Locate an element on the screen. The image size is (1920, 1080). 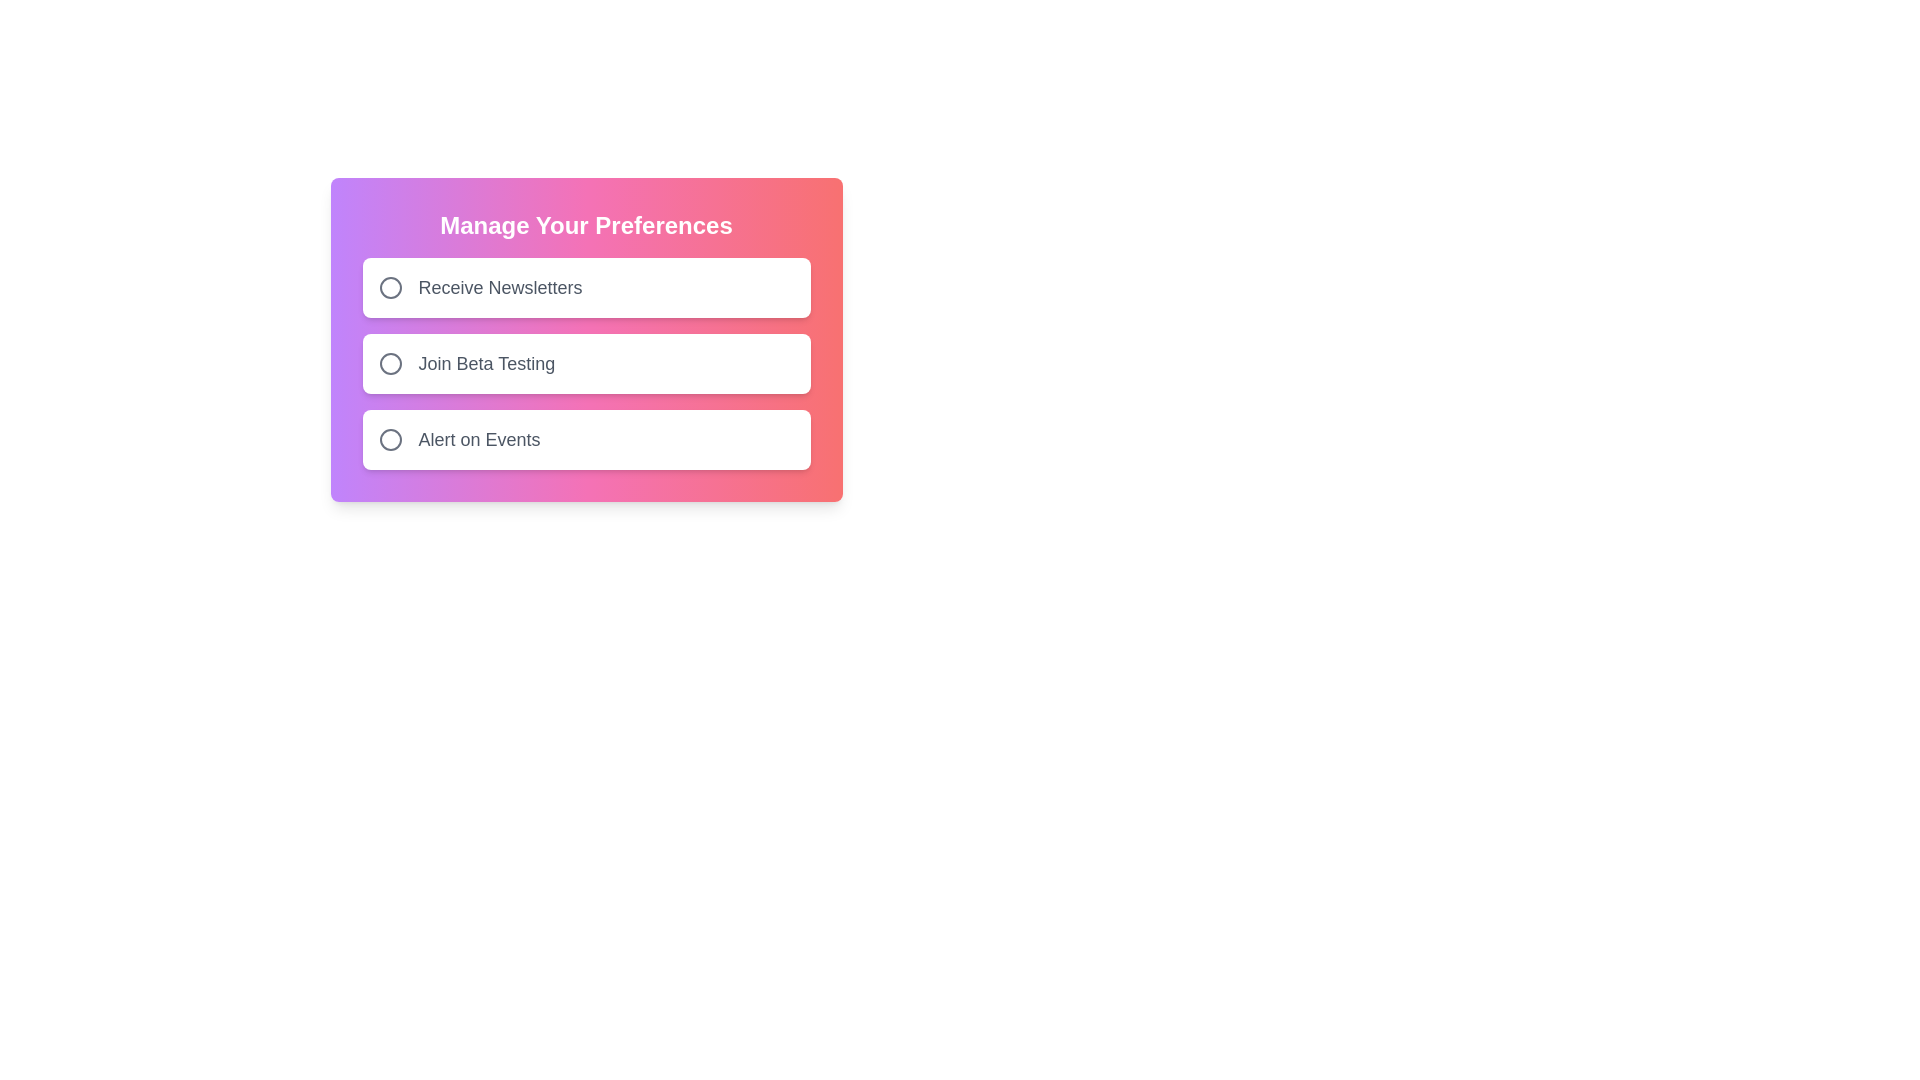
the 'Receive Newsletters' radio button to observe potential styling changes, which is the first element in the row within the white card on a purple-to-pink gradient background is located at coordinates (390, 288).